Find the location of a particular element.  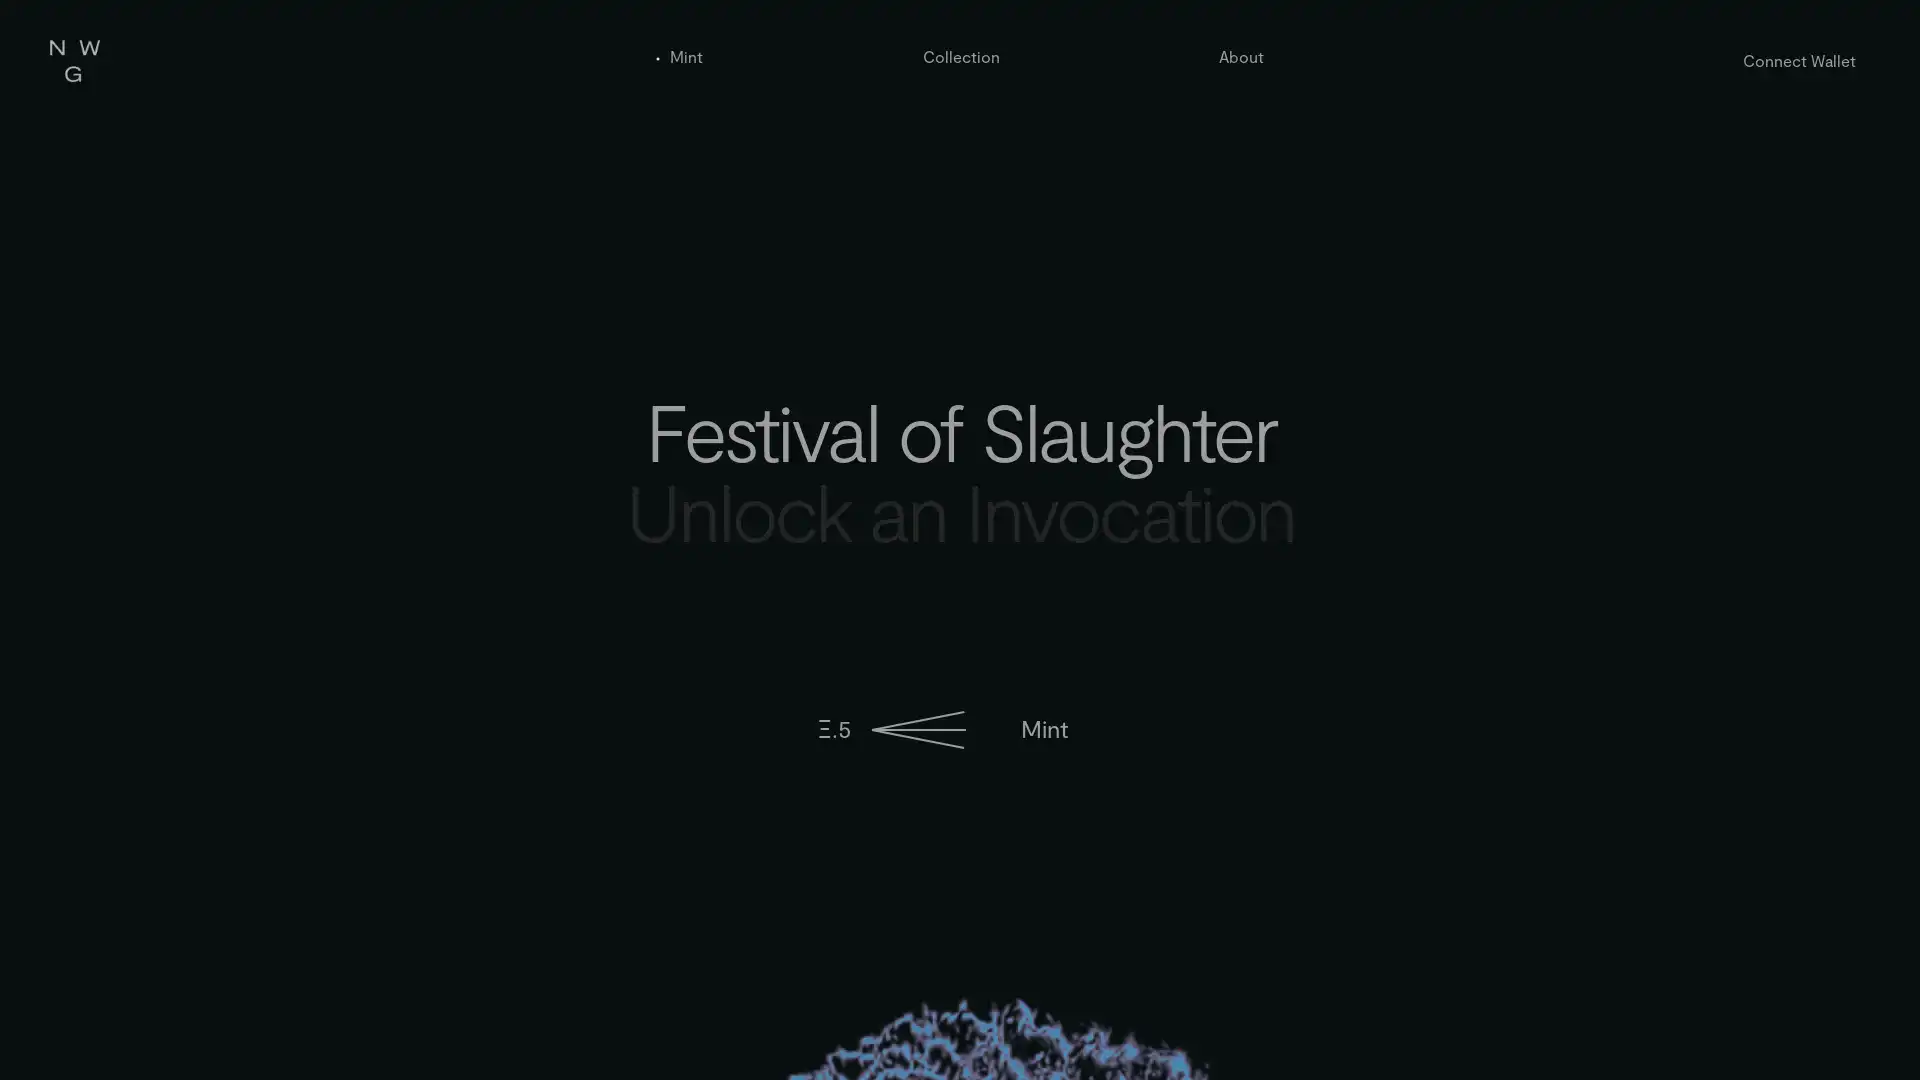

Connect Wallet is located at coordinates (1799, 59).